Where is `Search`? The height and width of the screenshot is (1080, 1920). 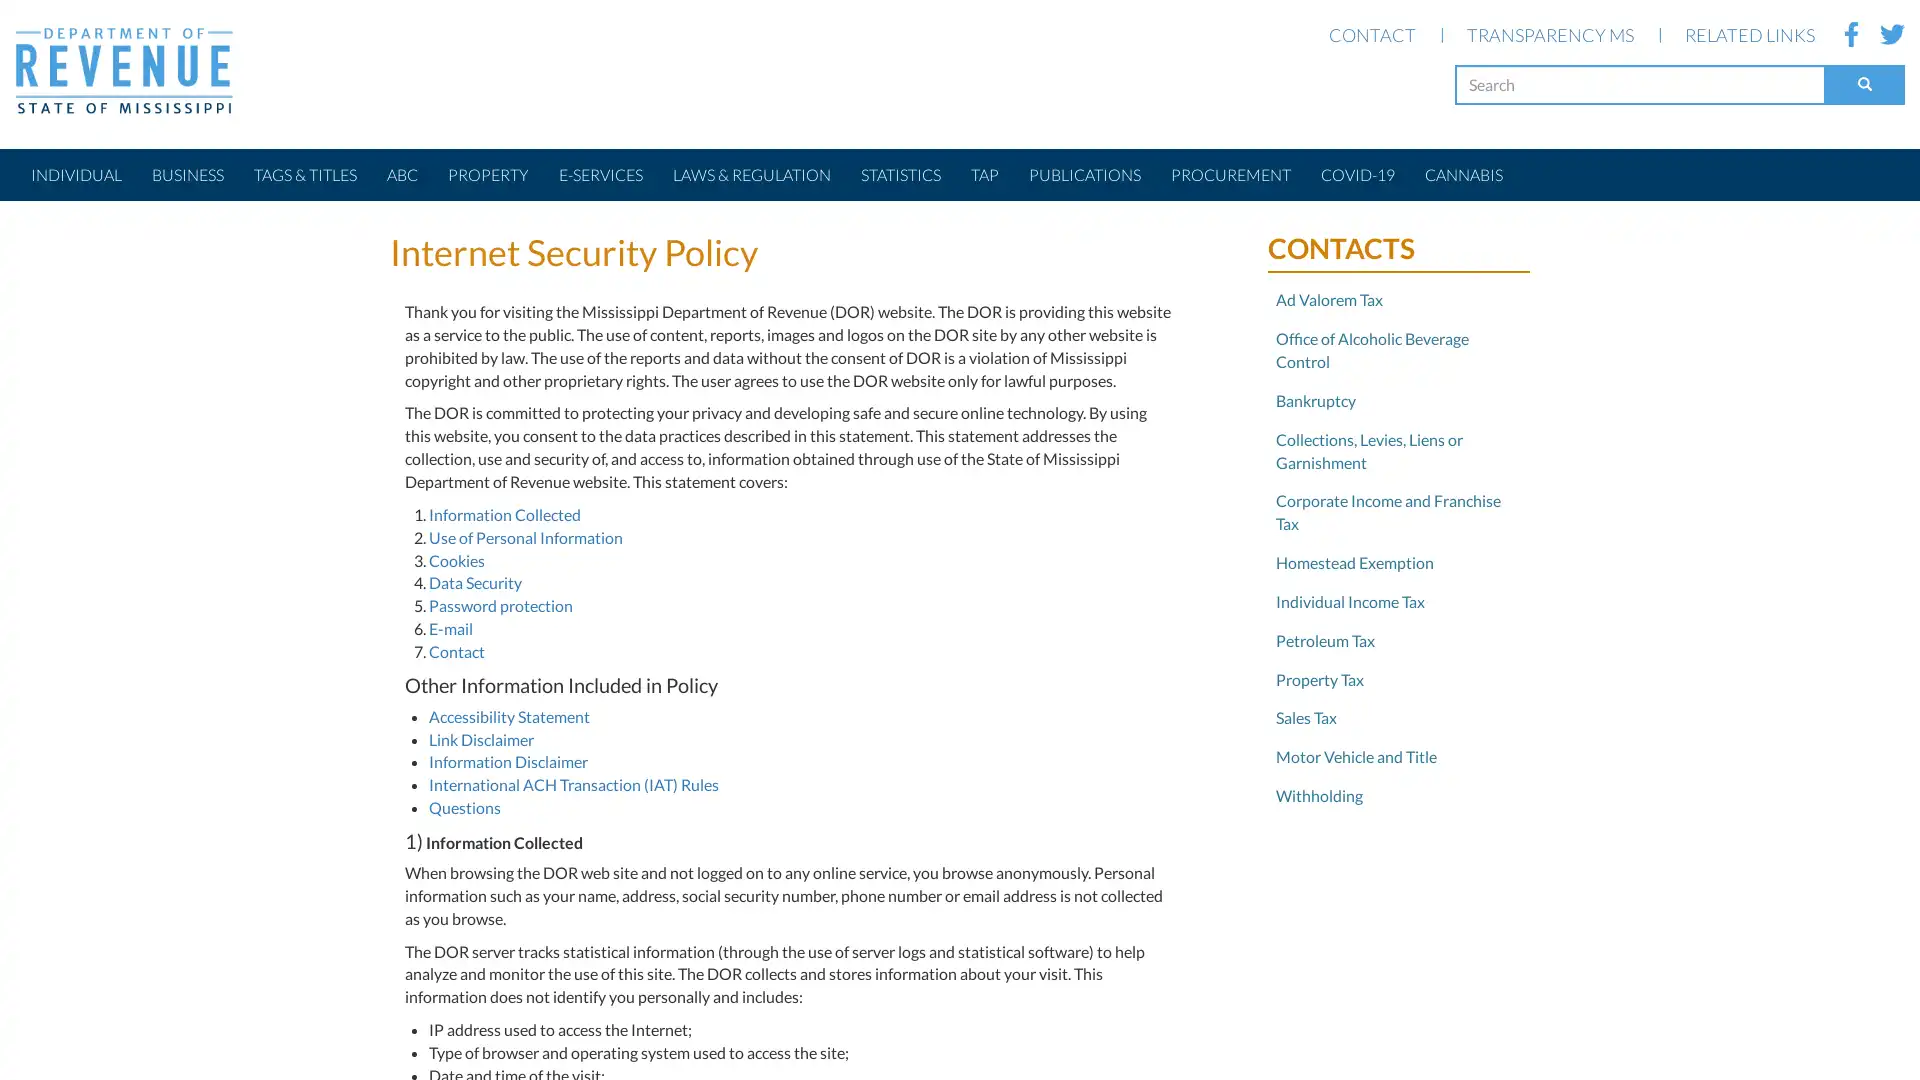 Search is located at coordinates (1864, 83).